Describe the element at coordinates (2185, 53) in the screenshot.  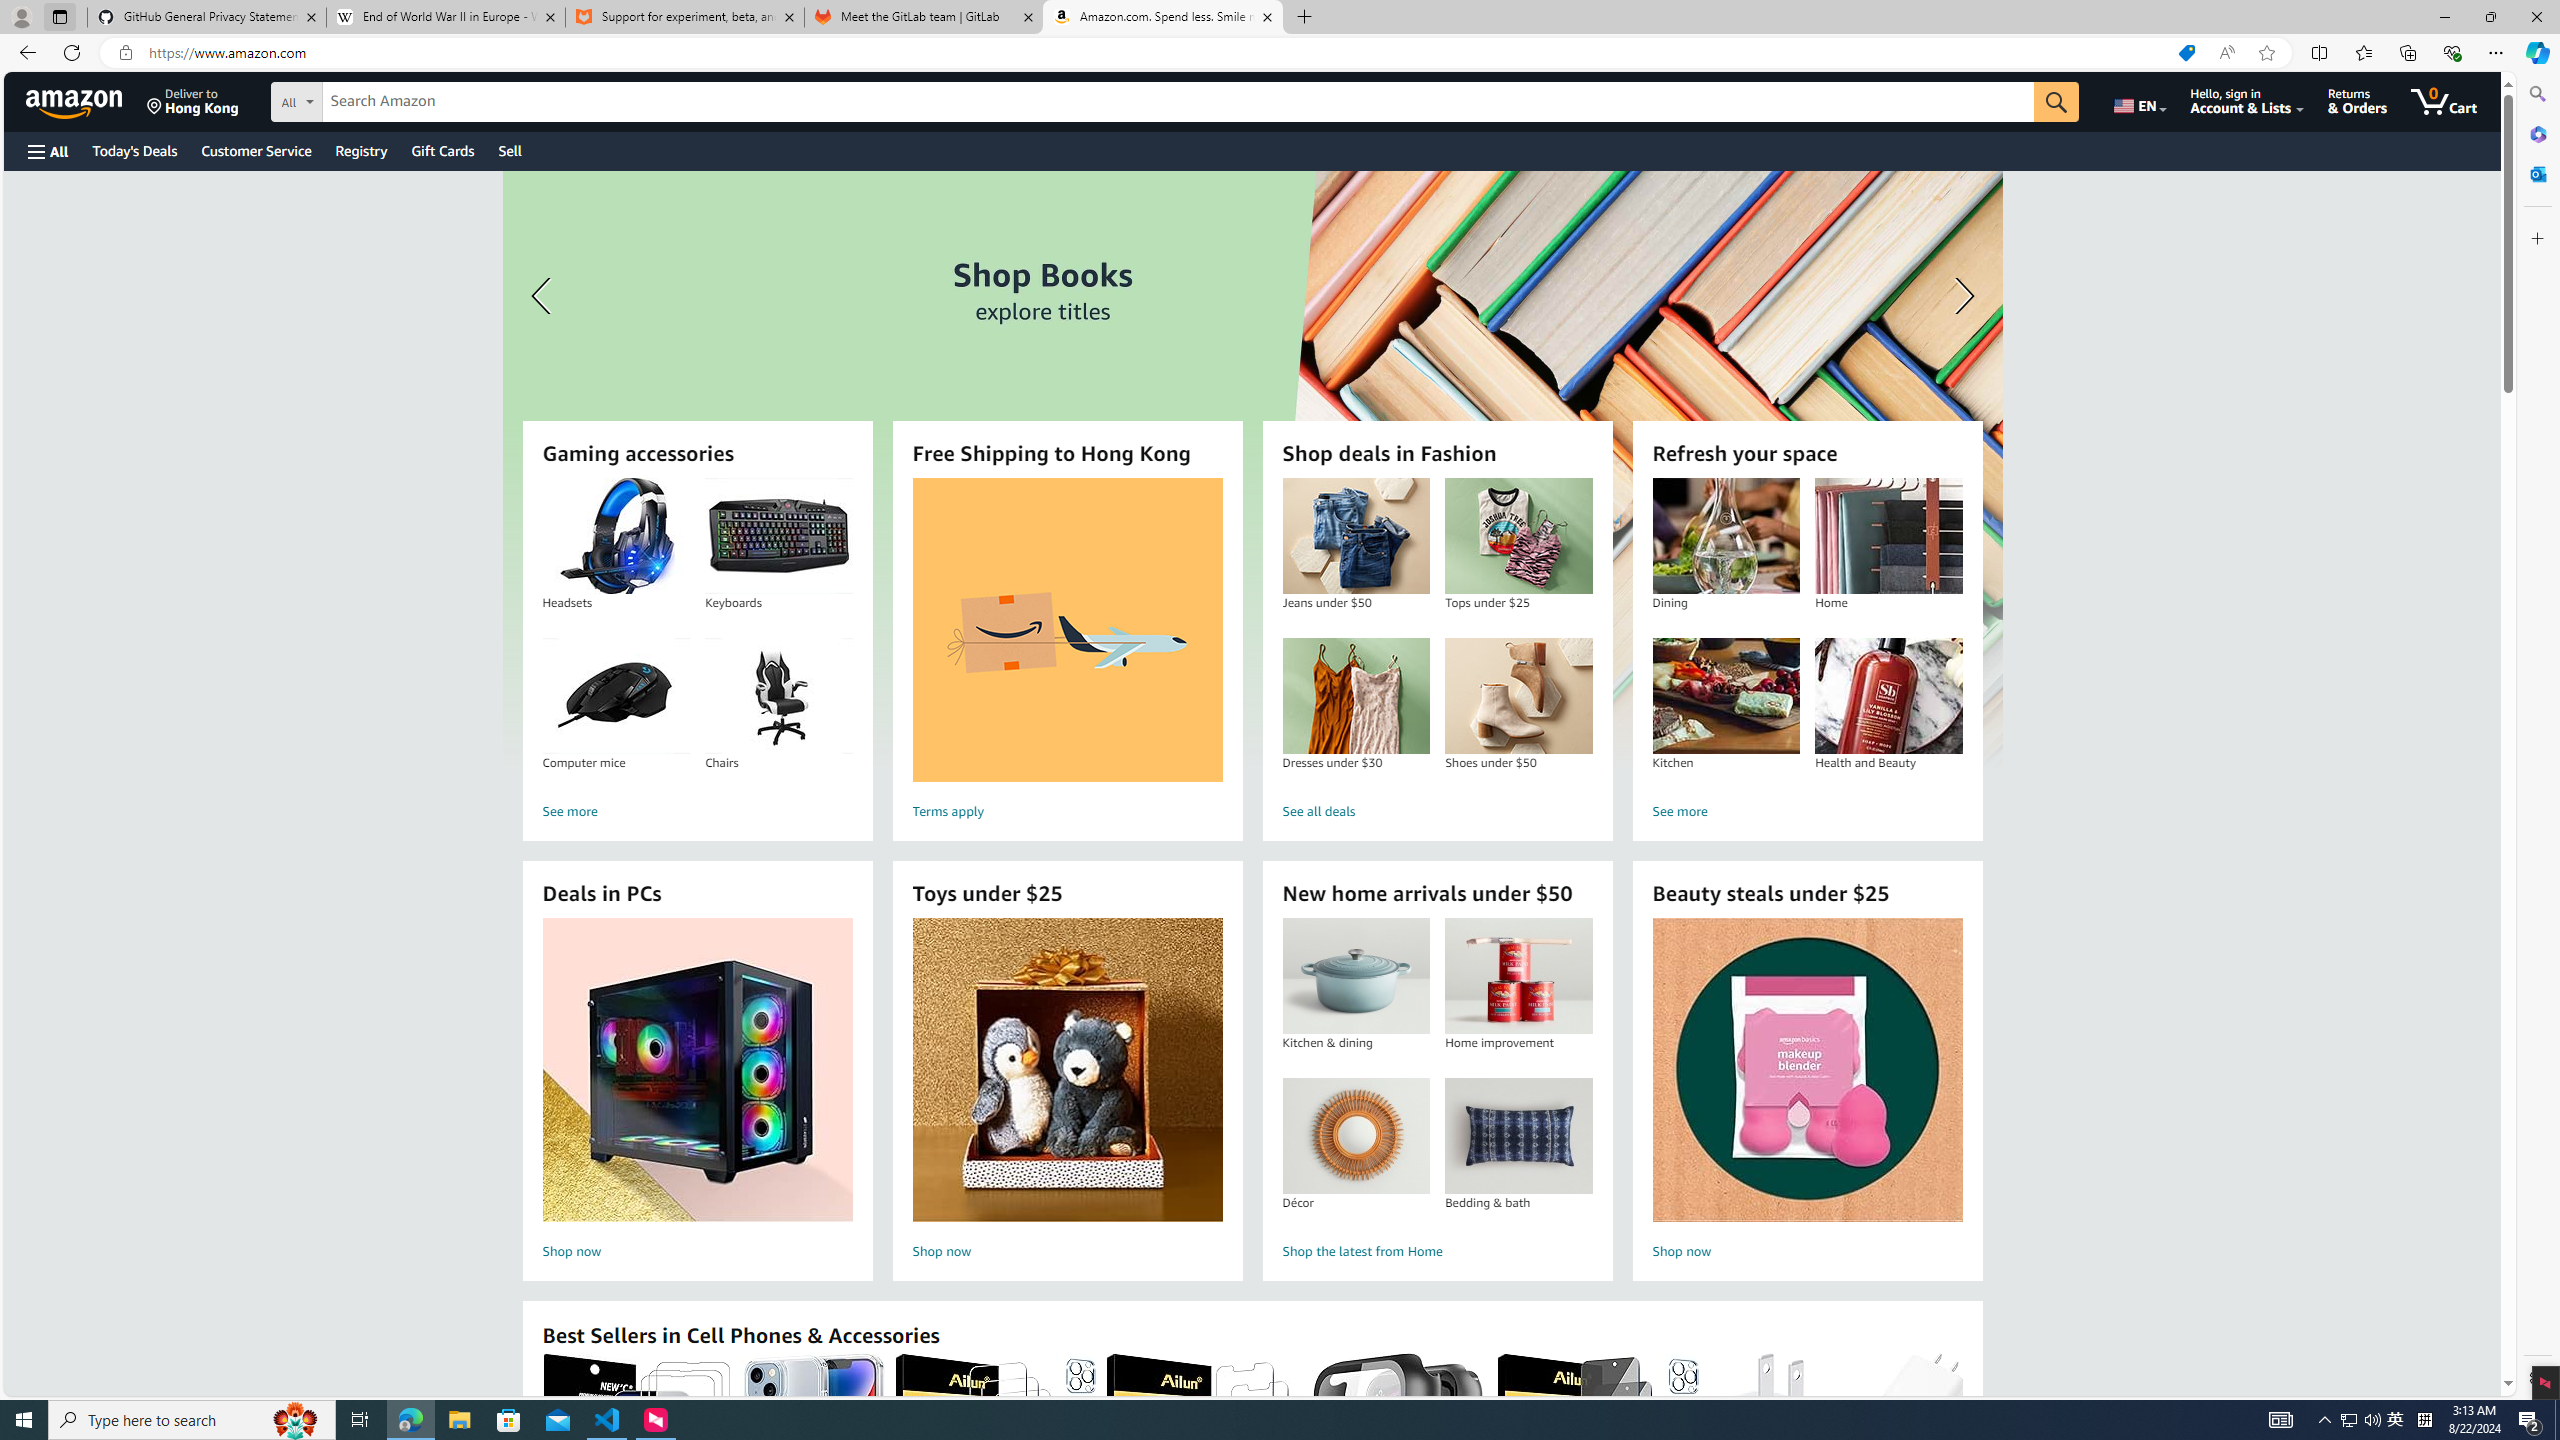
I see `'Shopping in Microsoft Edge'` at that location.